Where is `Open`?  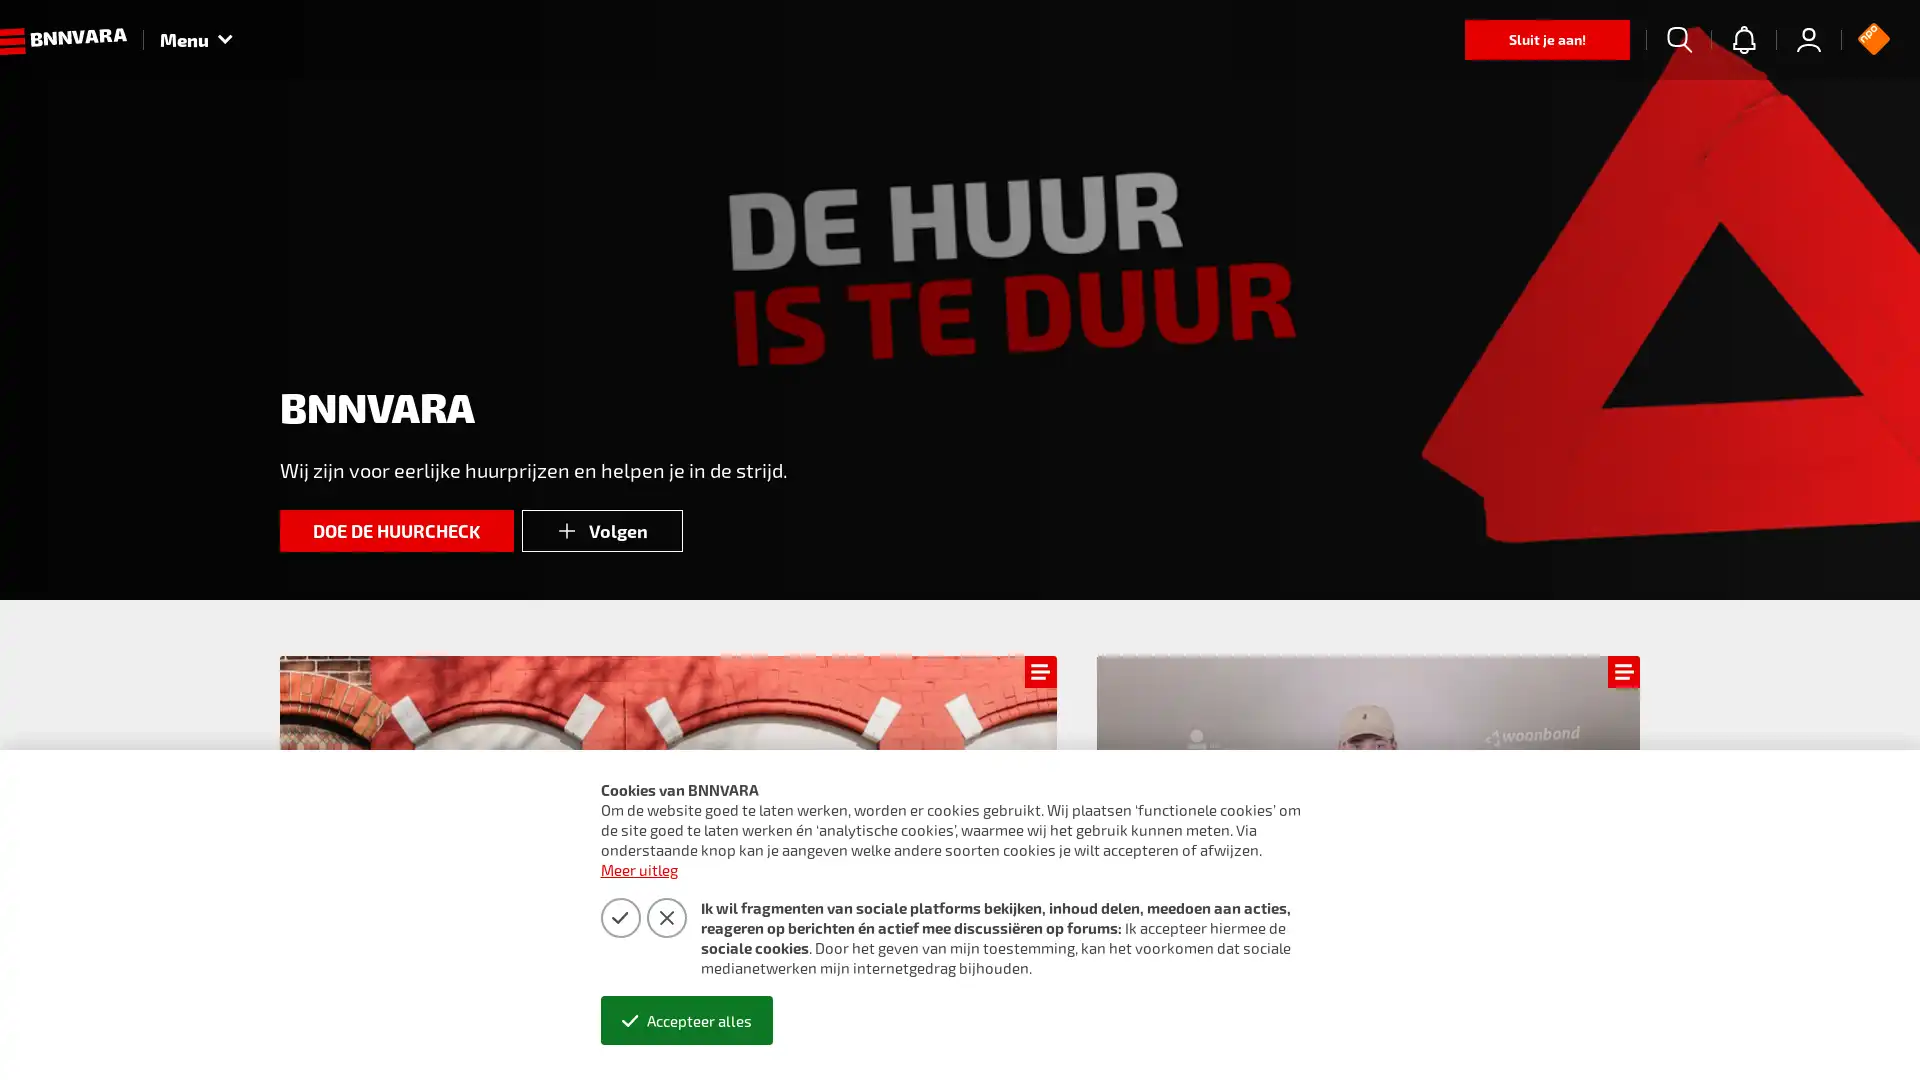 Open is located at coordinates (1860, 1026).